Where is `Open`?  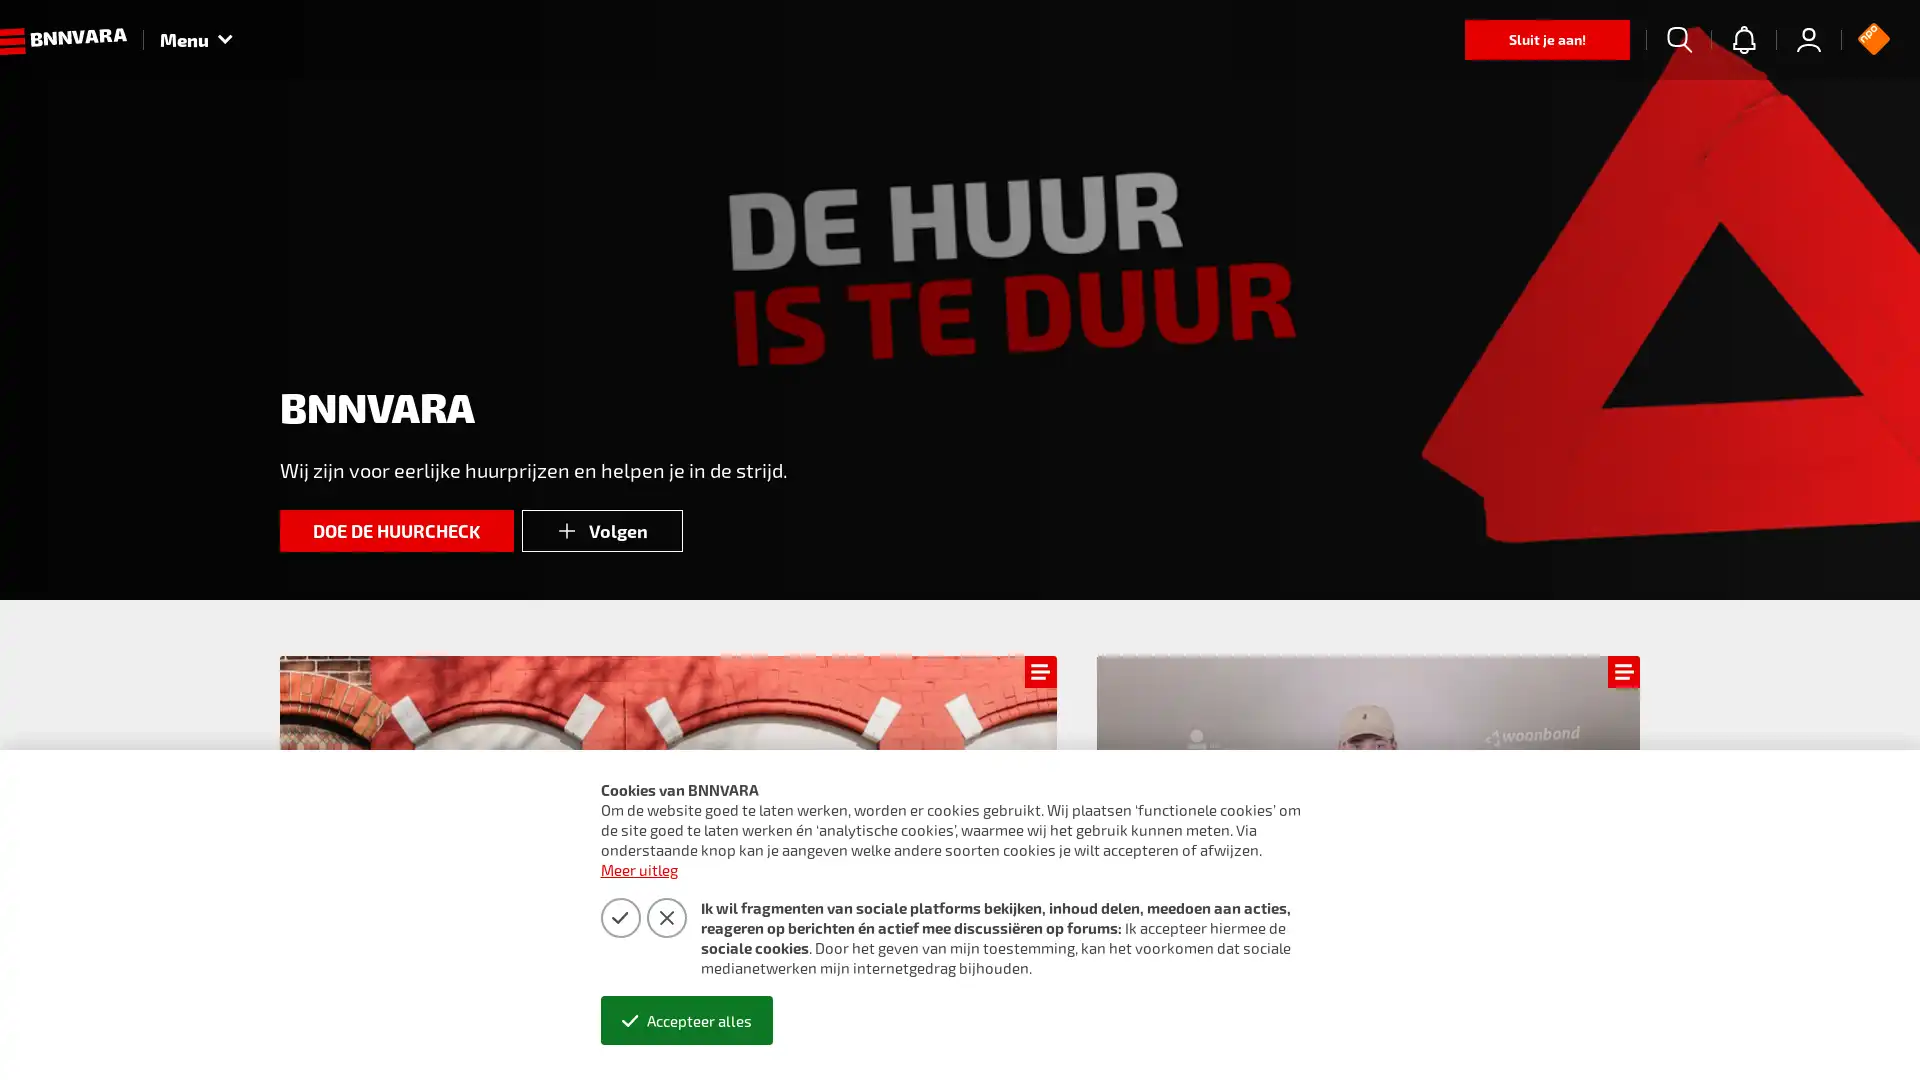 Open is located at coordinates (1860, 1026).